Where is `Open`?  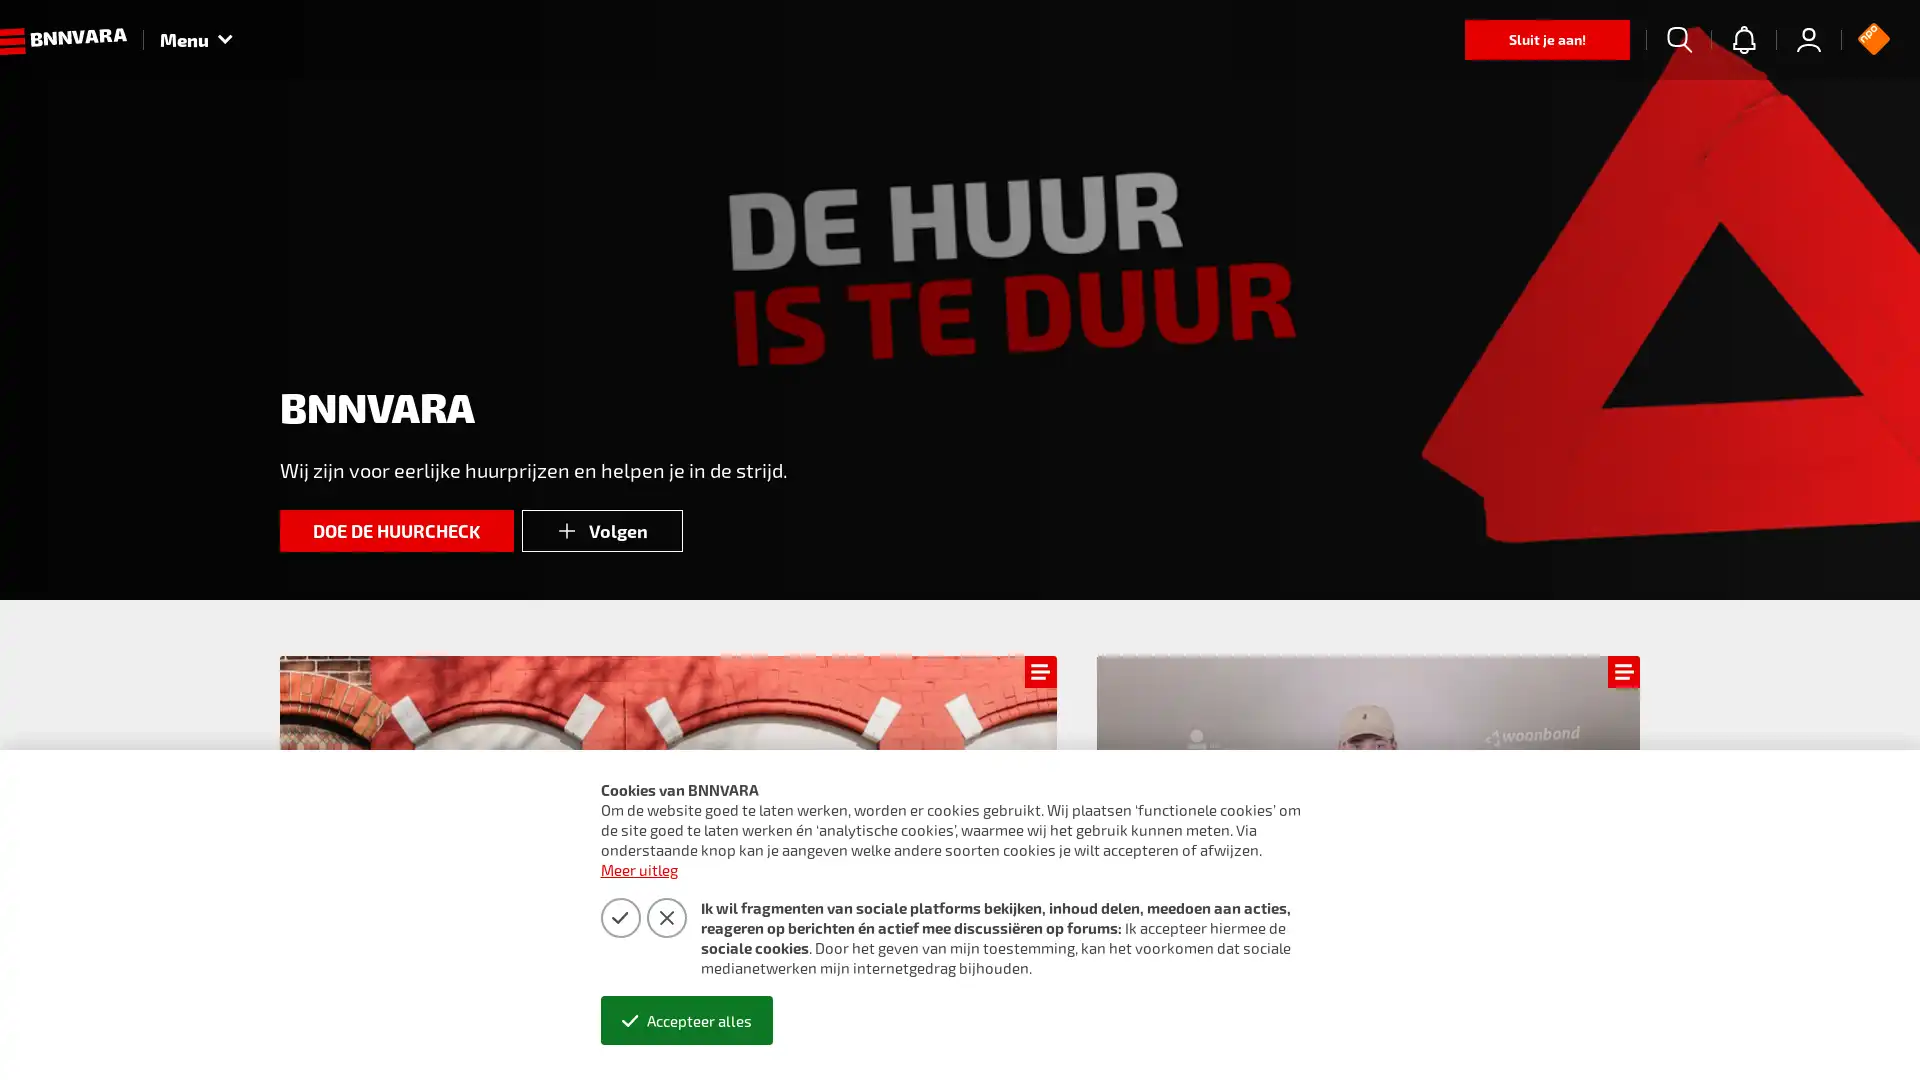 Open is located at coordinates (1860, 1026).